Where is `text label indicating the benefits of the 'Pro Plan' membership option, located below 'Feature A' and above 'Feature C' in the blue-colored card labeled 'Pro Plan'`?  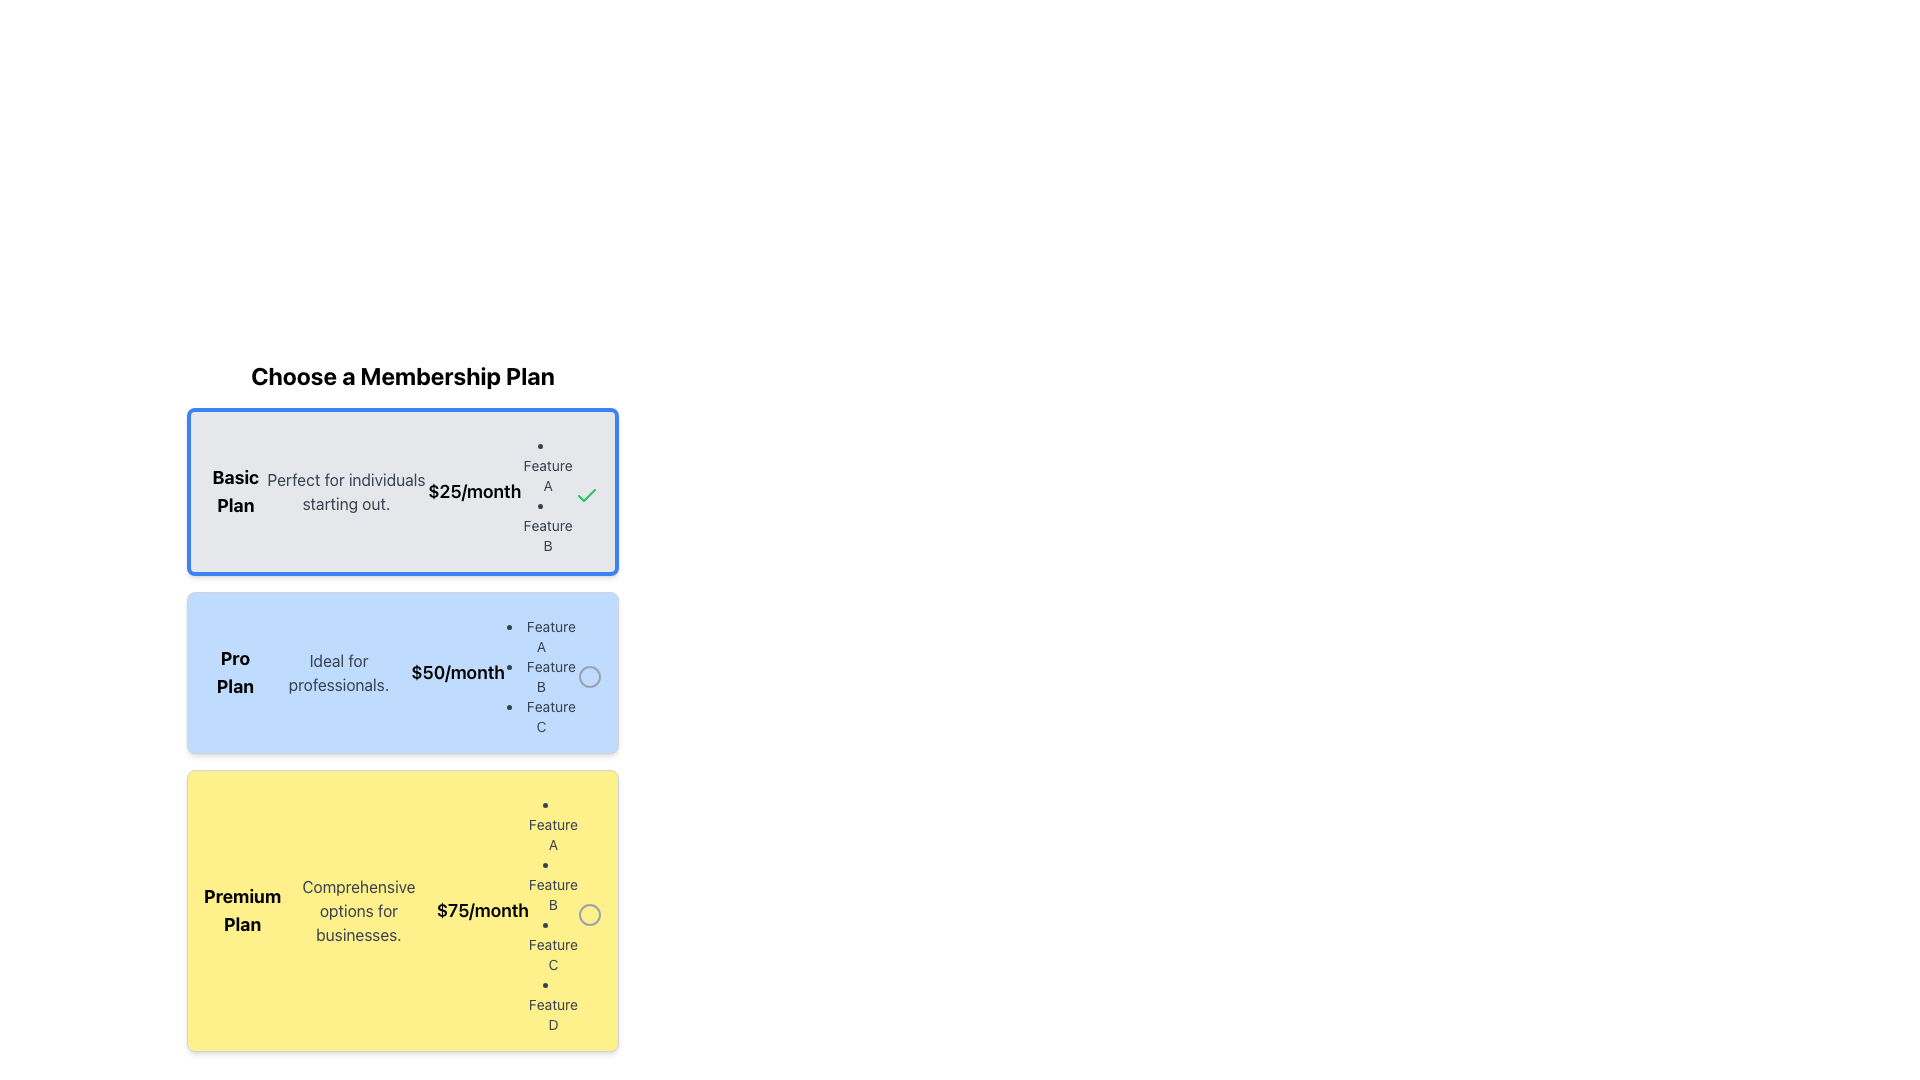 text label indicating the benefits of the 'Pro Plan' membership option, located below 'Feature A' and above 'Feature C' in the blue-colored card labeled 'Pro Plan' is located at coordinates (541, 676).